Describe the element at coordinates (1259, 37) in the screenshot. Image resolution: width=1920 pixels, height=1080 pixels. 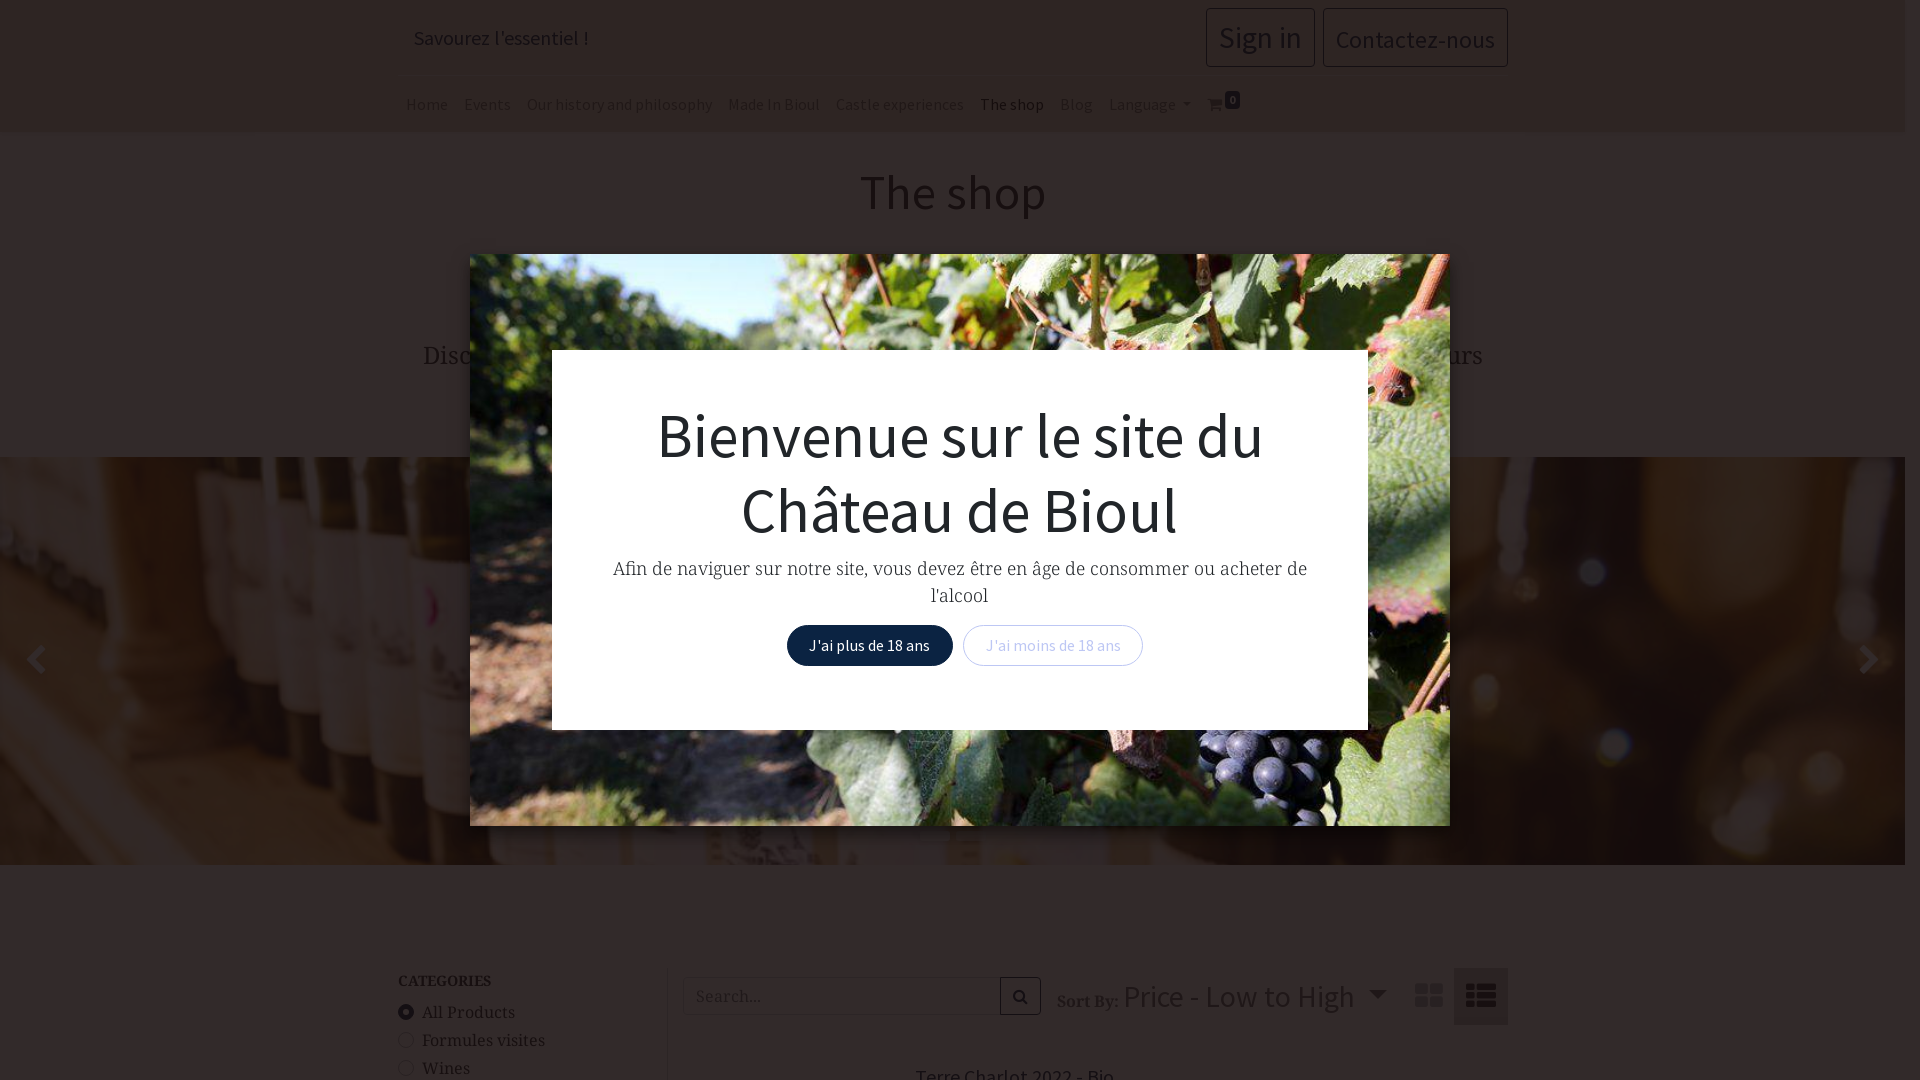
I see `'Sign in'` at that location.